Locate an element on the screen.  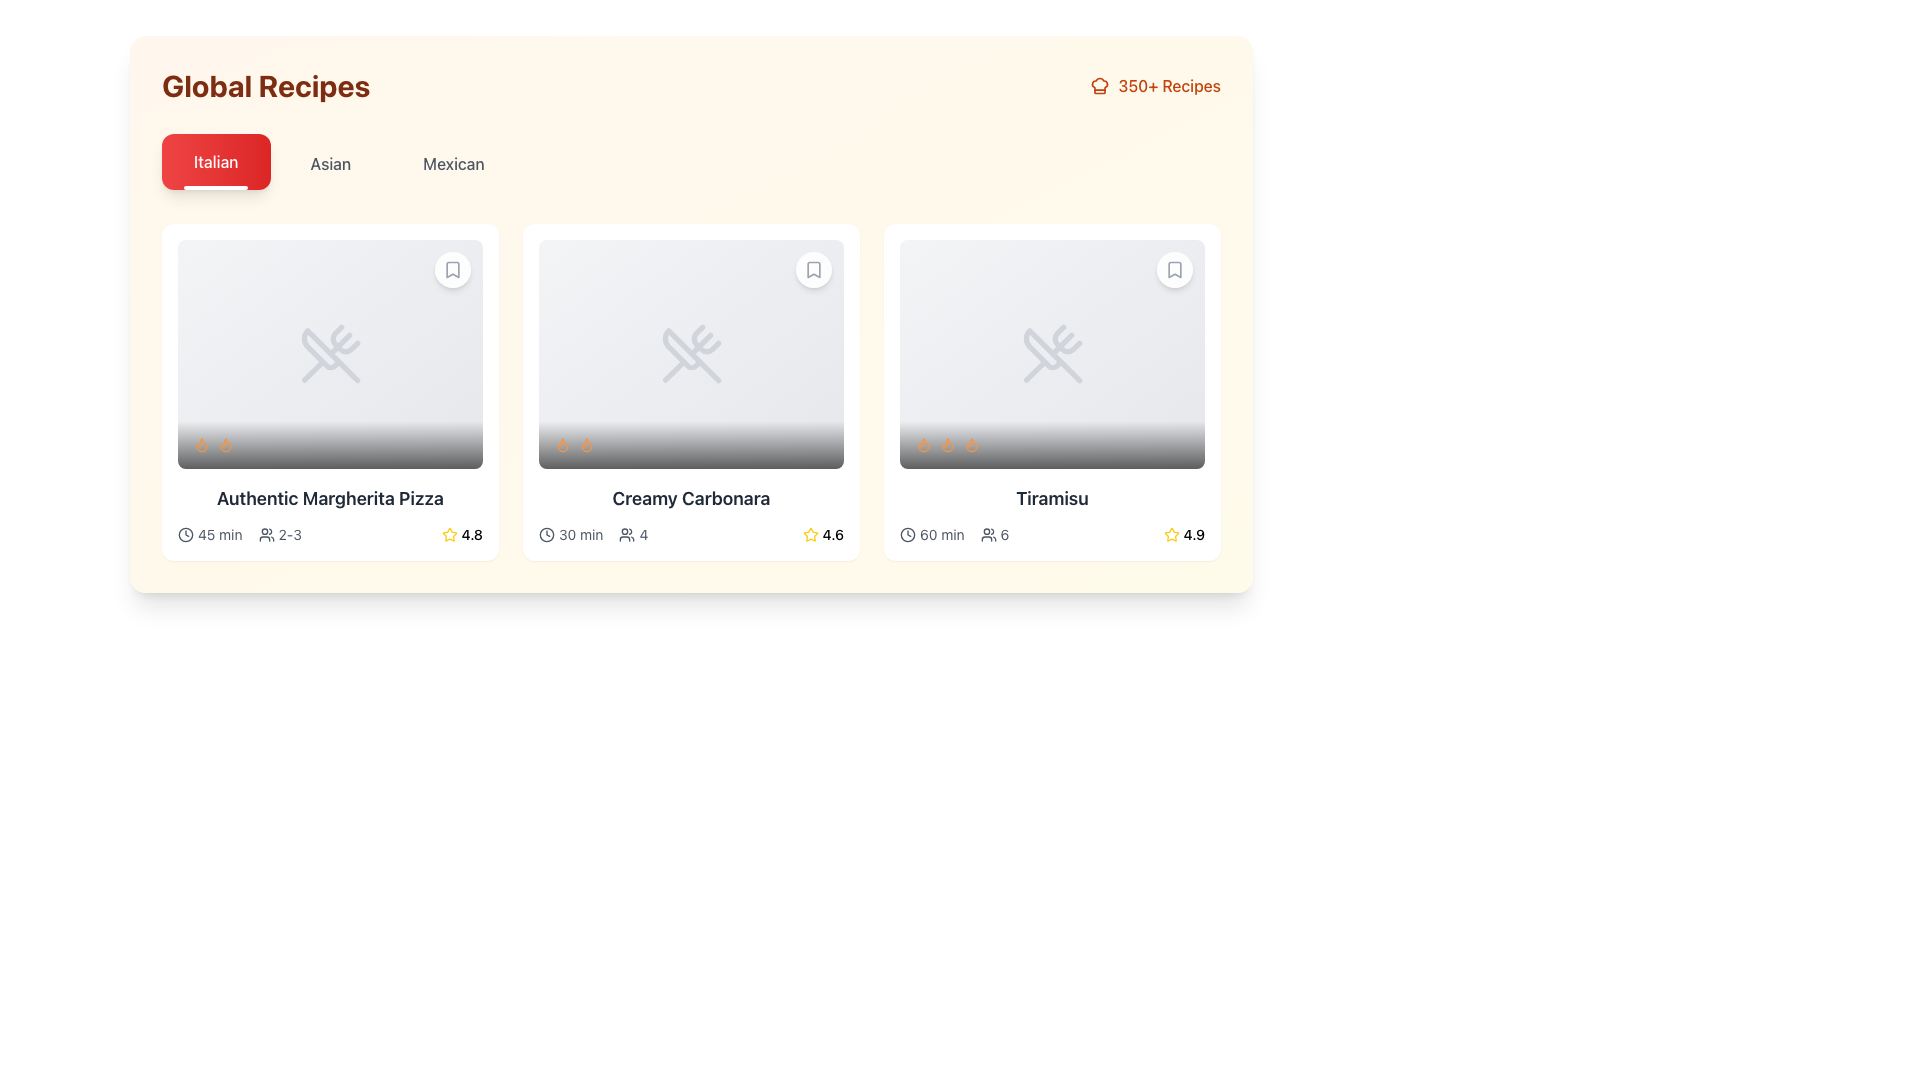
the spiciness icon located at the bottom-left corner of the 'Creamy Carbonara' card, which visually represents the heat level or popularity is located at coordinates (971, 443).